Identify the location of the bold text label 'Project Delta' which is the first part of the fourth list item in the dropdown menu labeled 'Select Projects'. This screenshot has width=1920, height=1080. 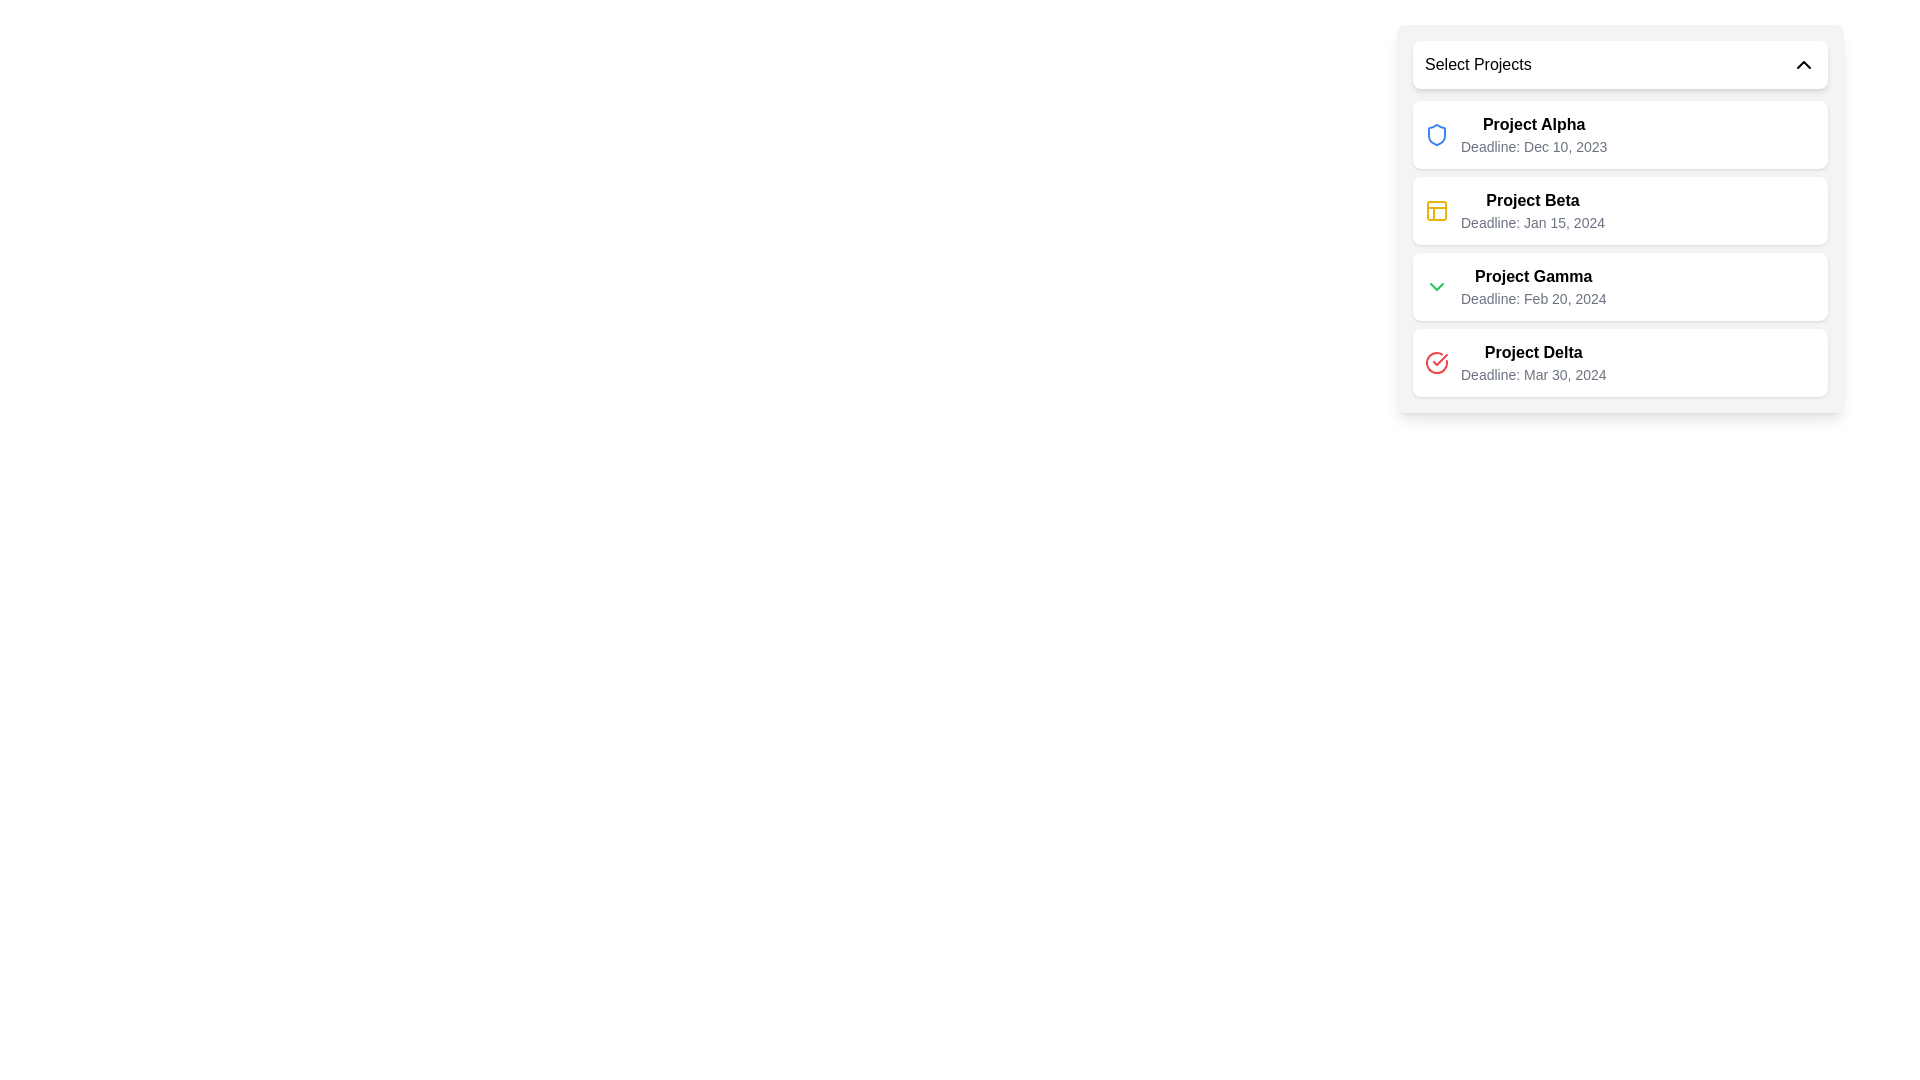
(1532, 352).